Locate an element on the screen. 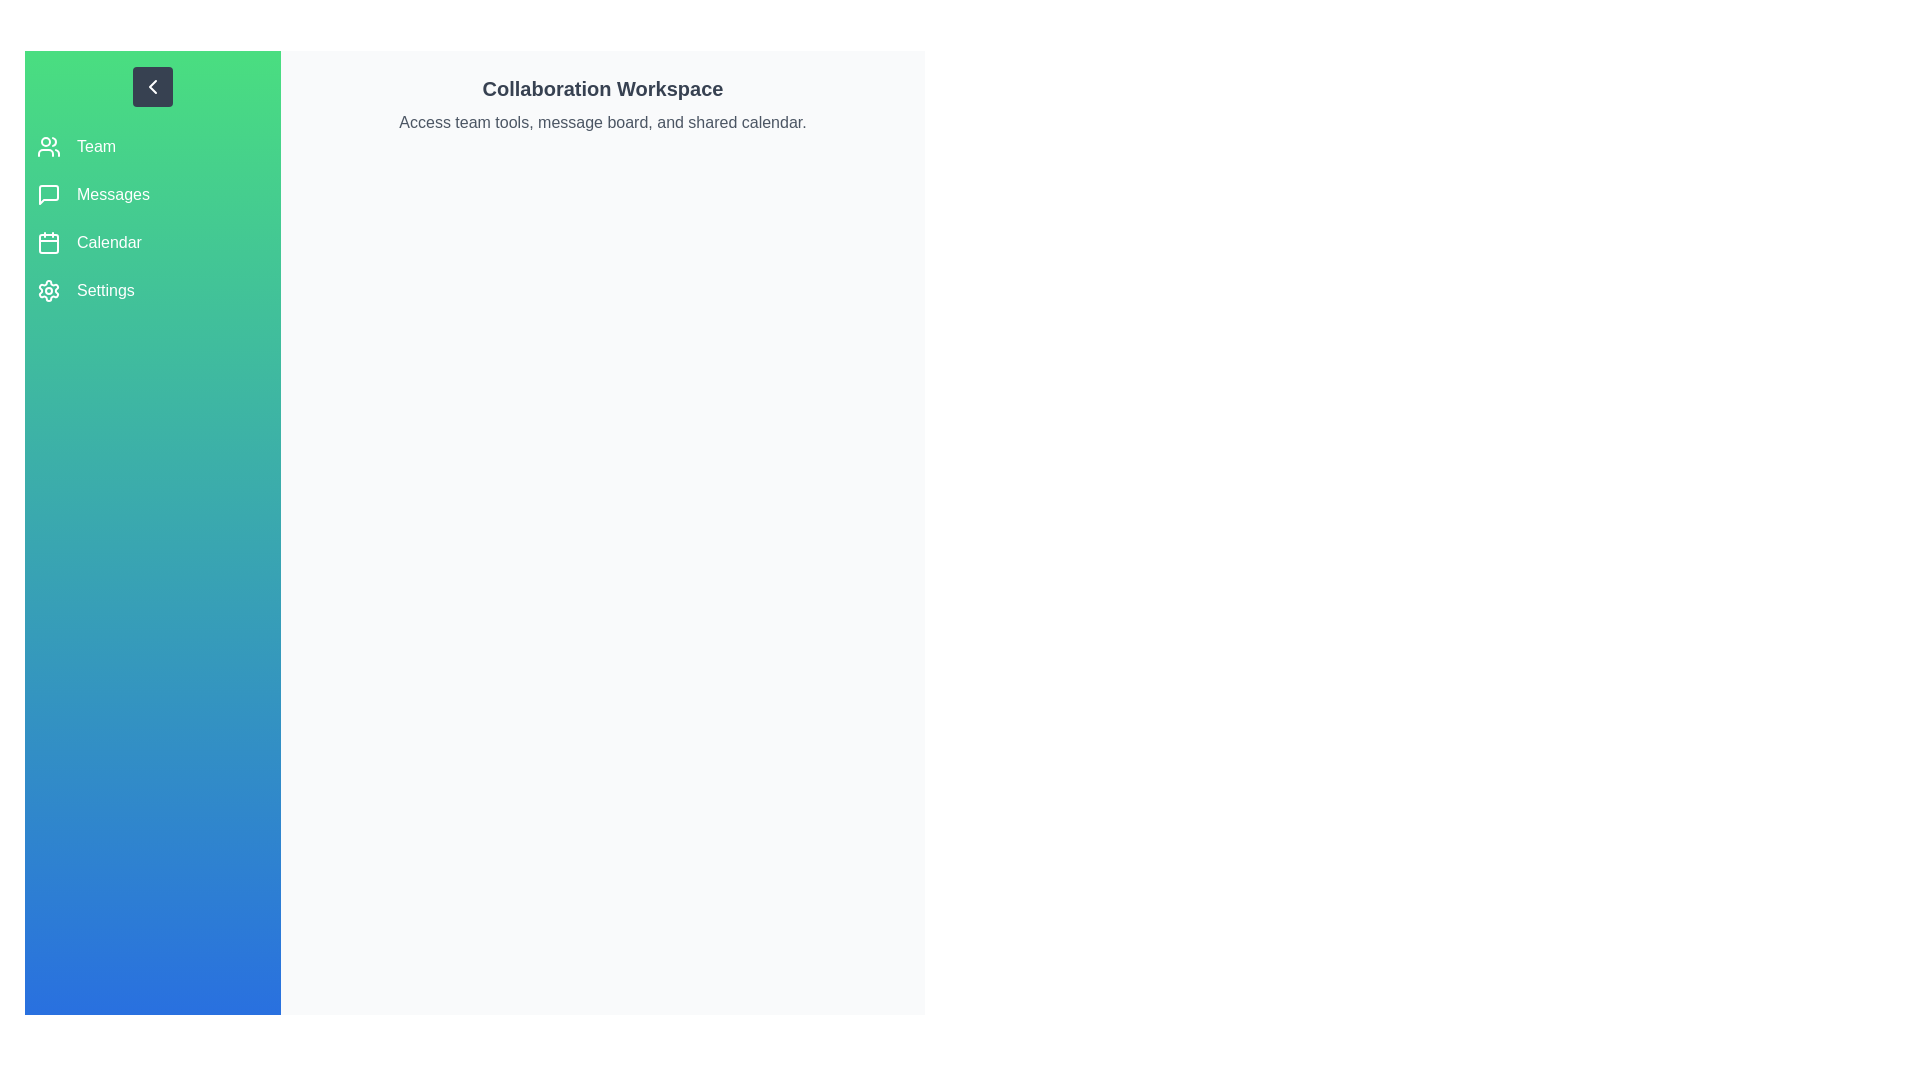 Image resolution: width=1920 pixels, height=1080 pixels. the sidebar section Settings is located at coordinates (152, 290).